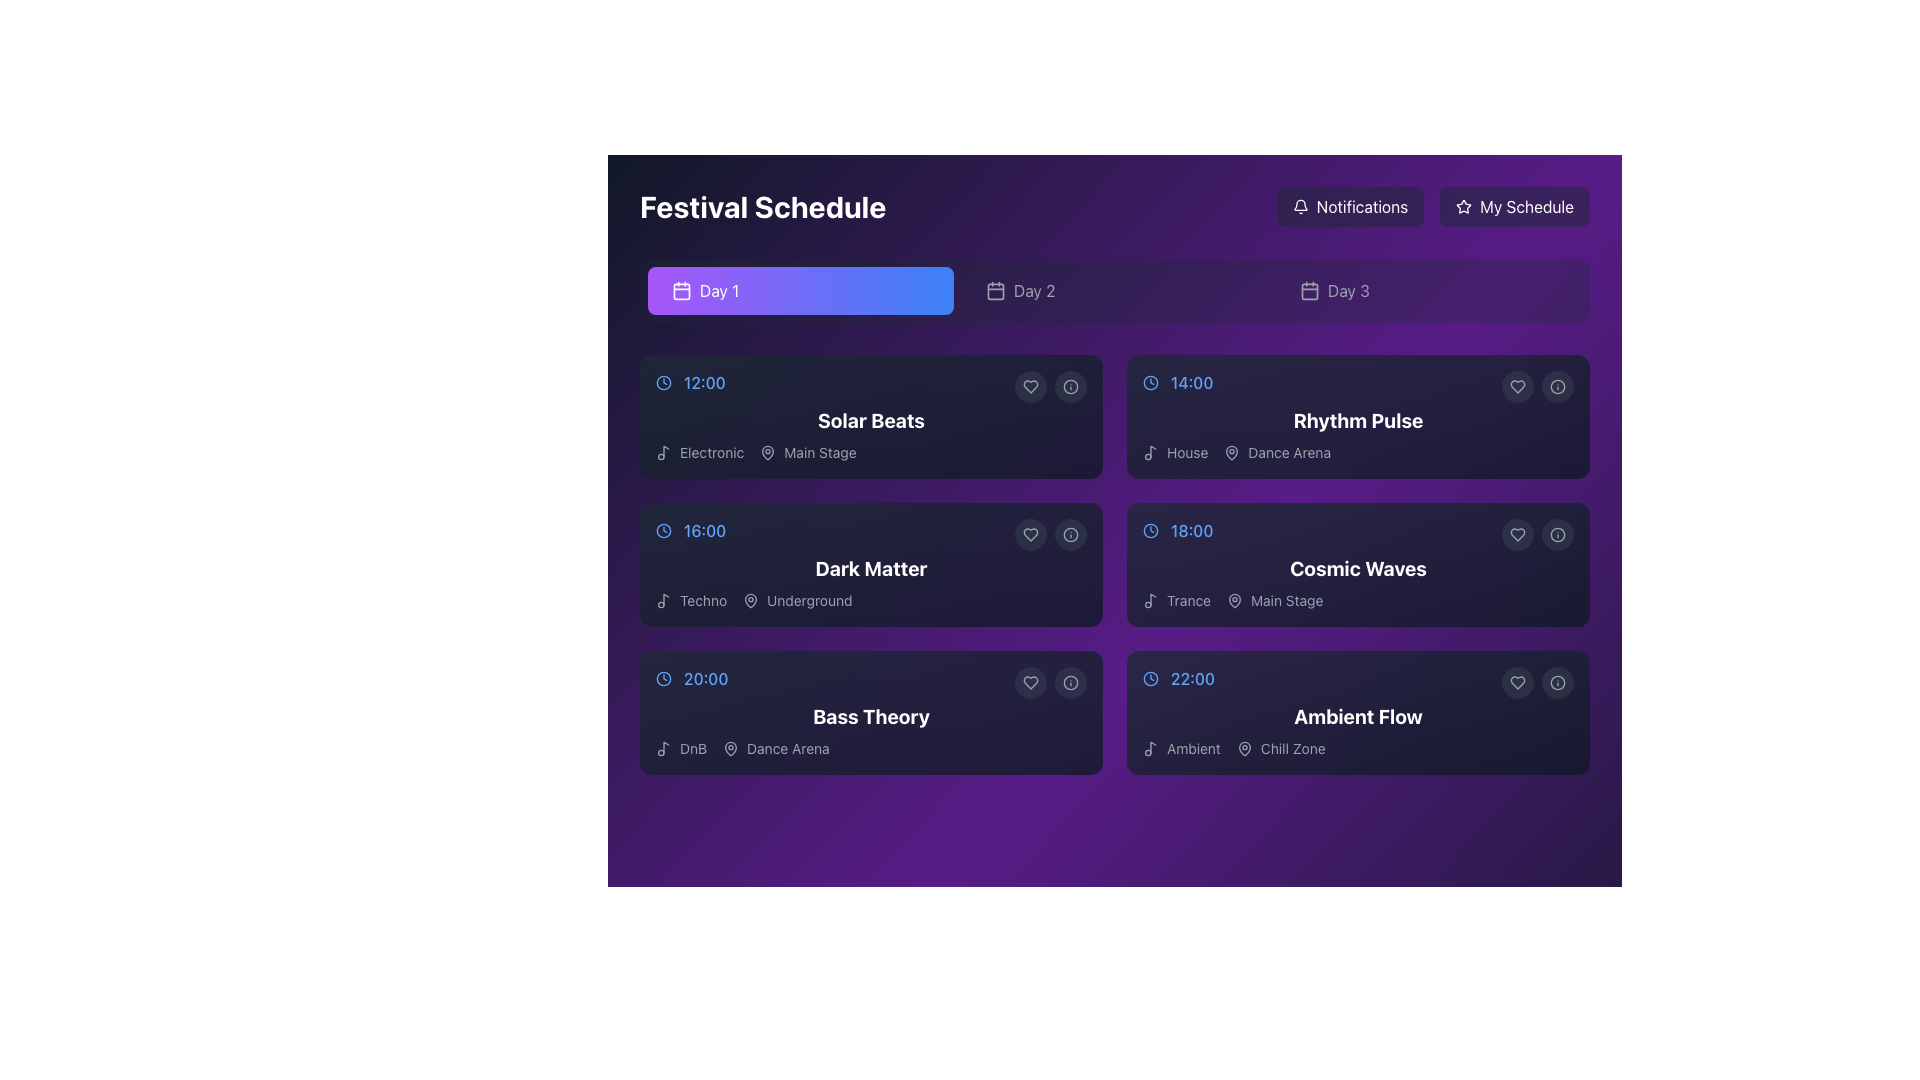  Describe the element at coordinates (1557, 534) in the screenshot. I see `the Info button, which is a circular icon with a darker gray background and a white 'info' graphic at its center` at that location.